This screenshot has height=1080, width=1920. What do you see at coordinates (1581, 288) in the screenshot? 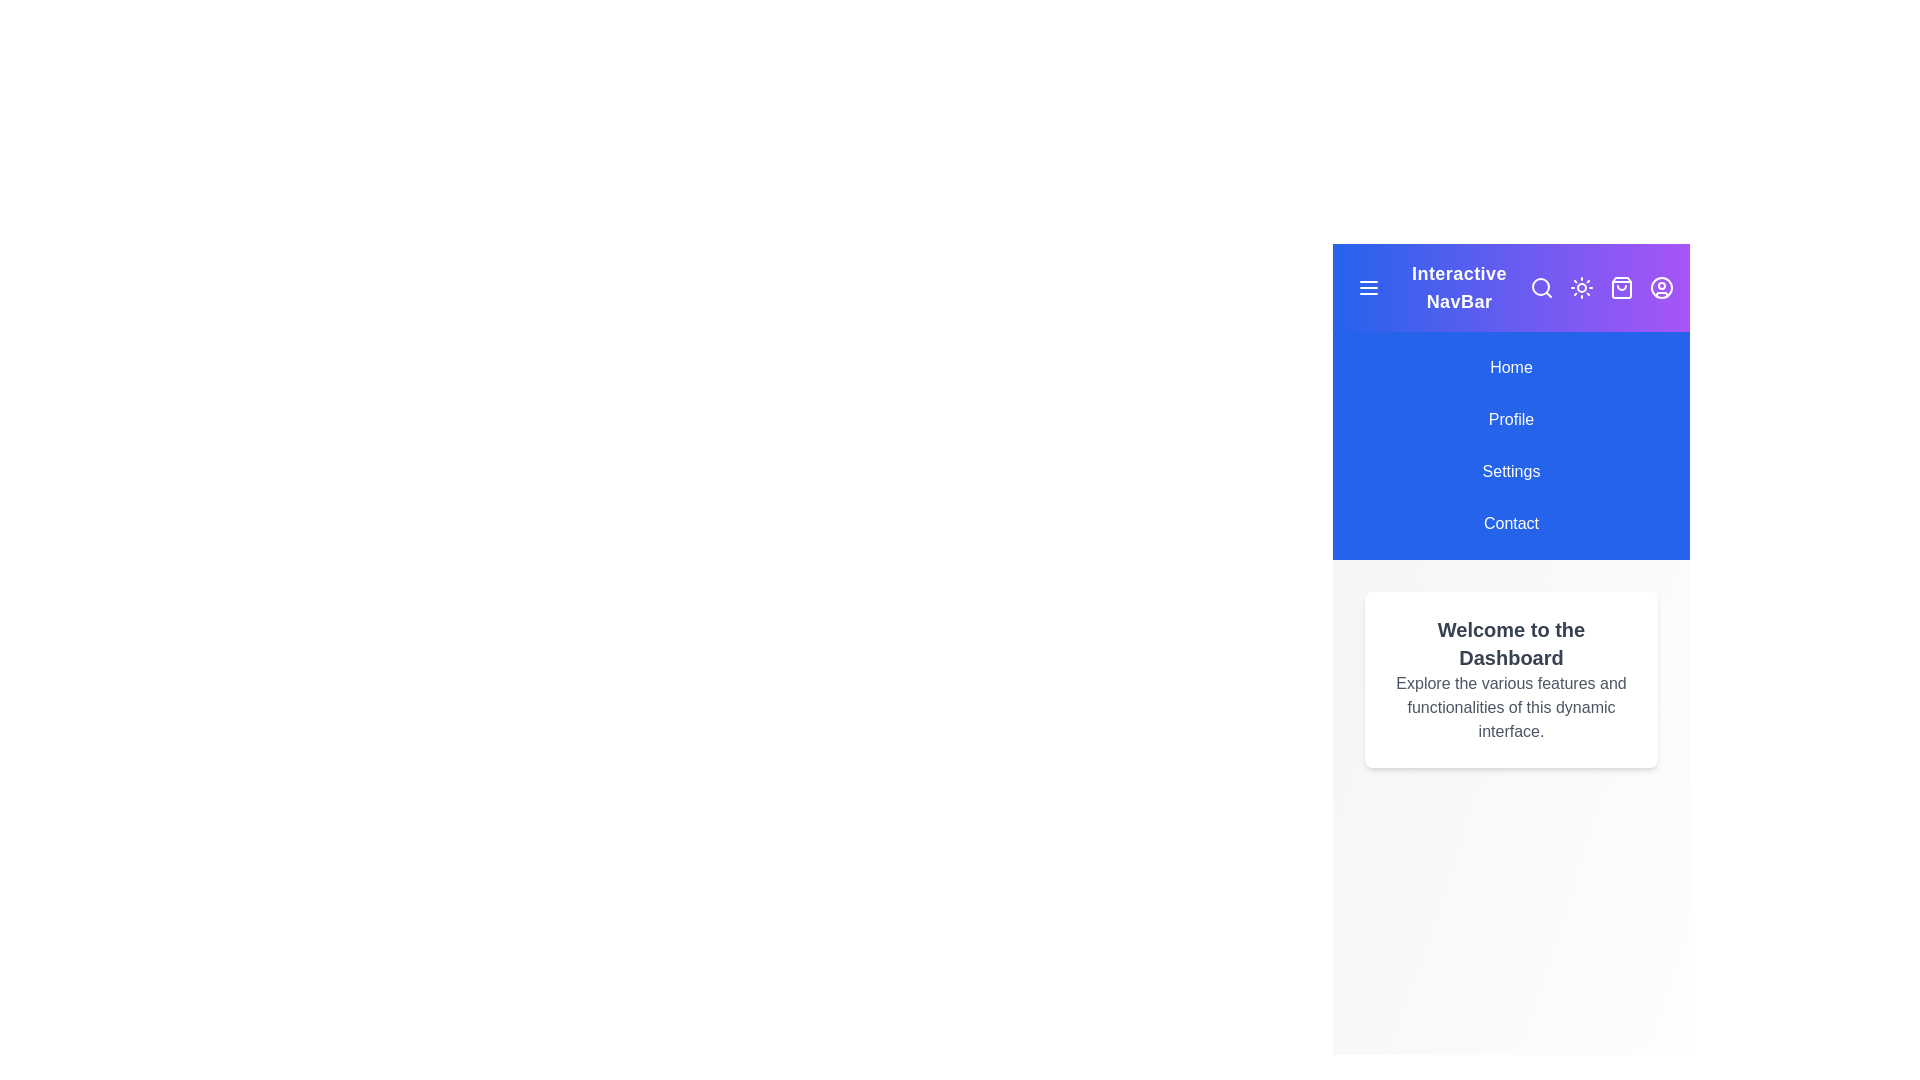
I see `the utility icon Sun` at bounding box center [1581, 288].